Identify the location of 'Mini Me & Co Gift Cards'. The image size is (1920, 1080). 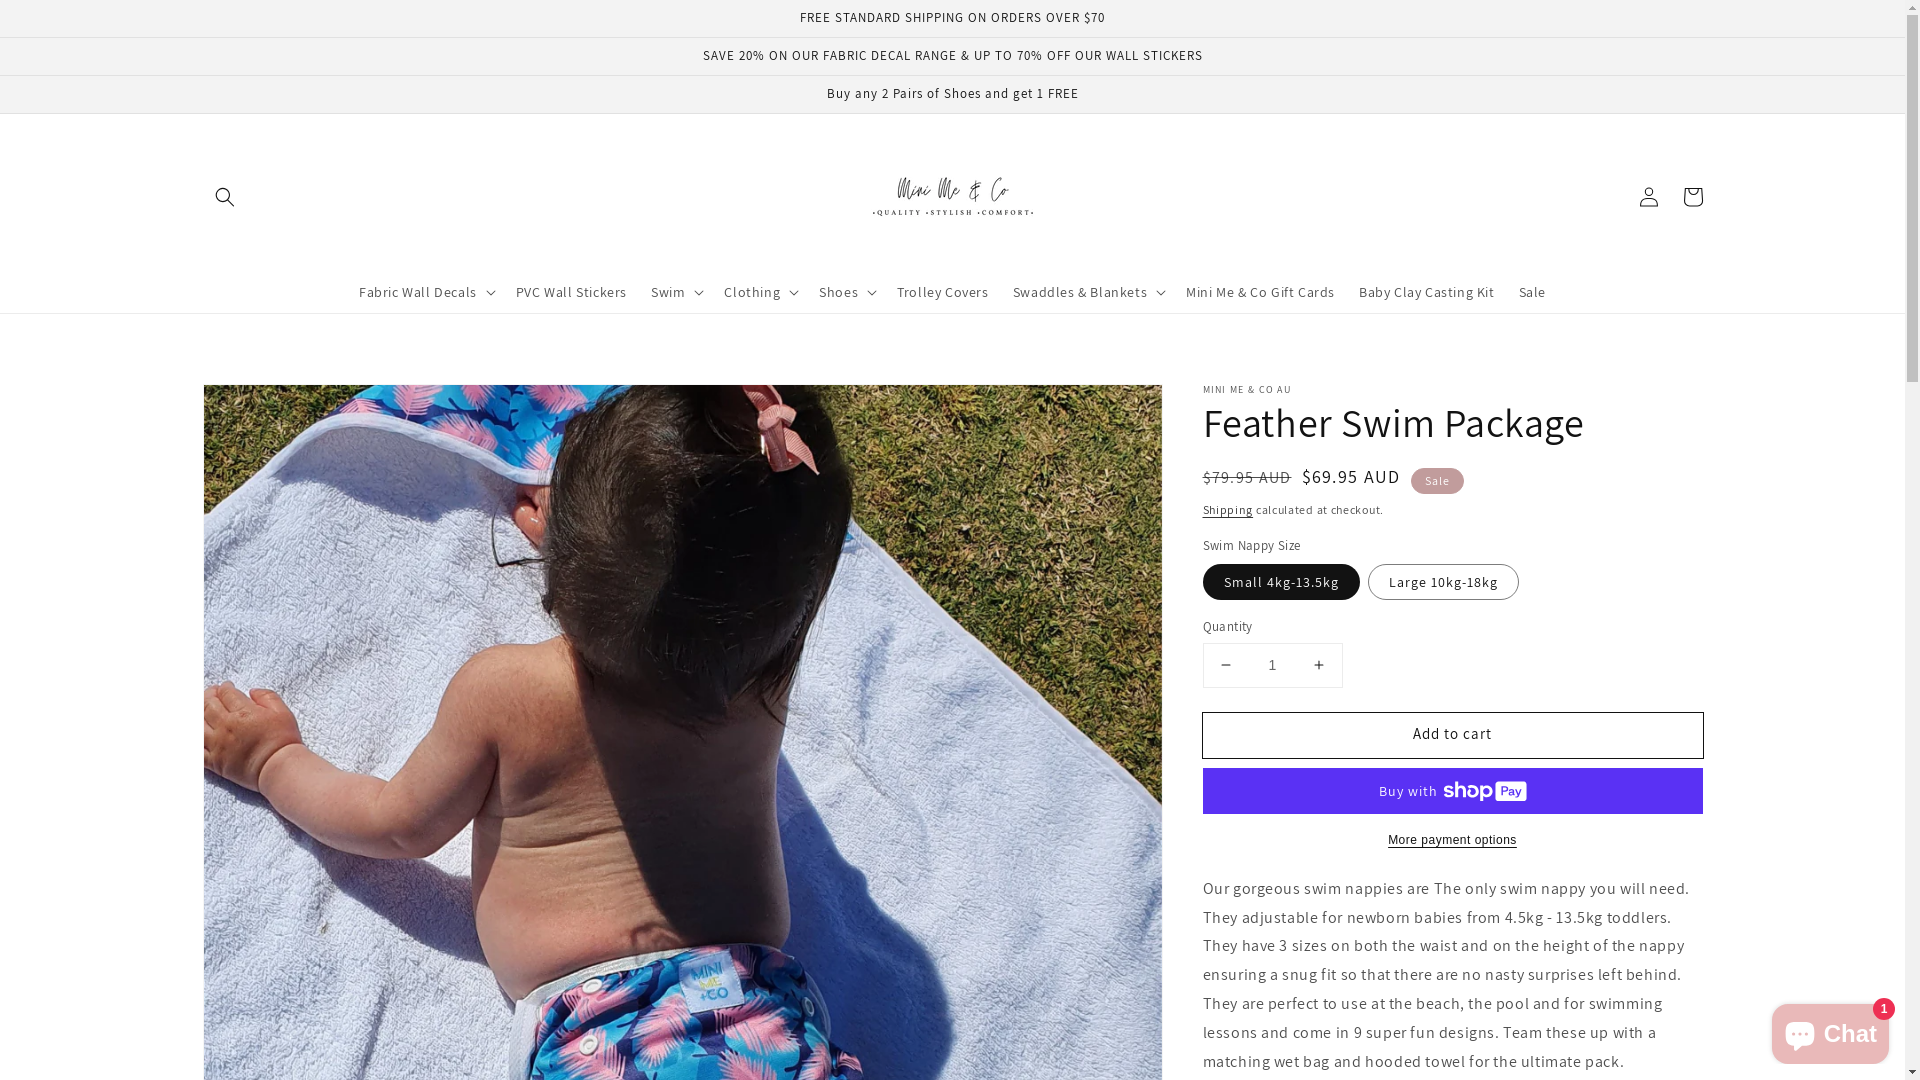
(1259, 292).